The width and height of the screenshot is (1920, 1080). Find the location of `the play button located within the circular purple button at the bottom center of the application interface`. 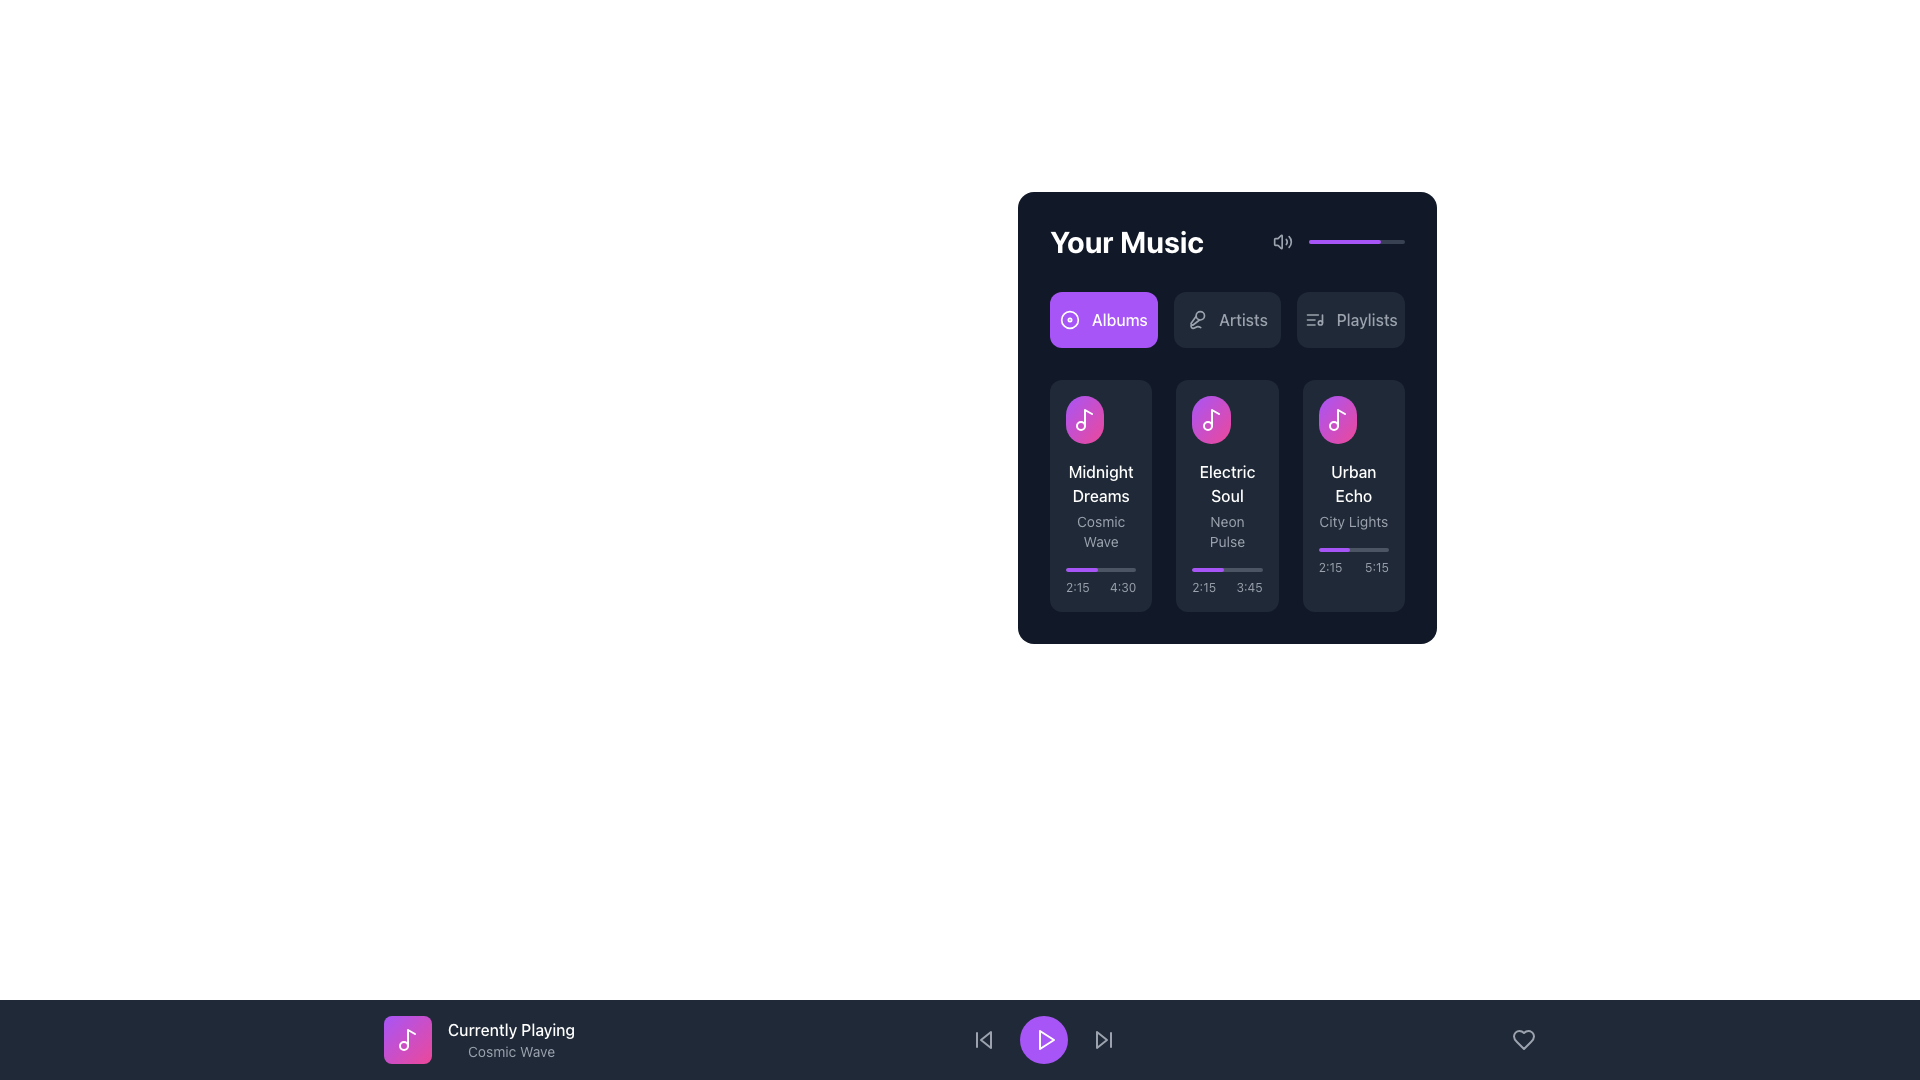

the play button located within the circular purple button at the bottom center of the application interface is located at coordinates (1045, 1039).